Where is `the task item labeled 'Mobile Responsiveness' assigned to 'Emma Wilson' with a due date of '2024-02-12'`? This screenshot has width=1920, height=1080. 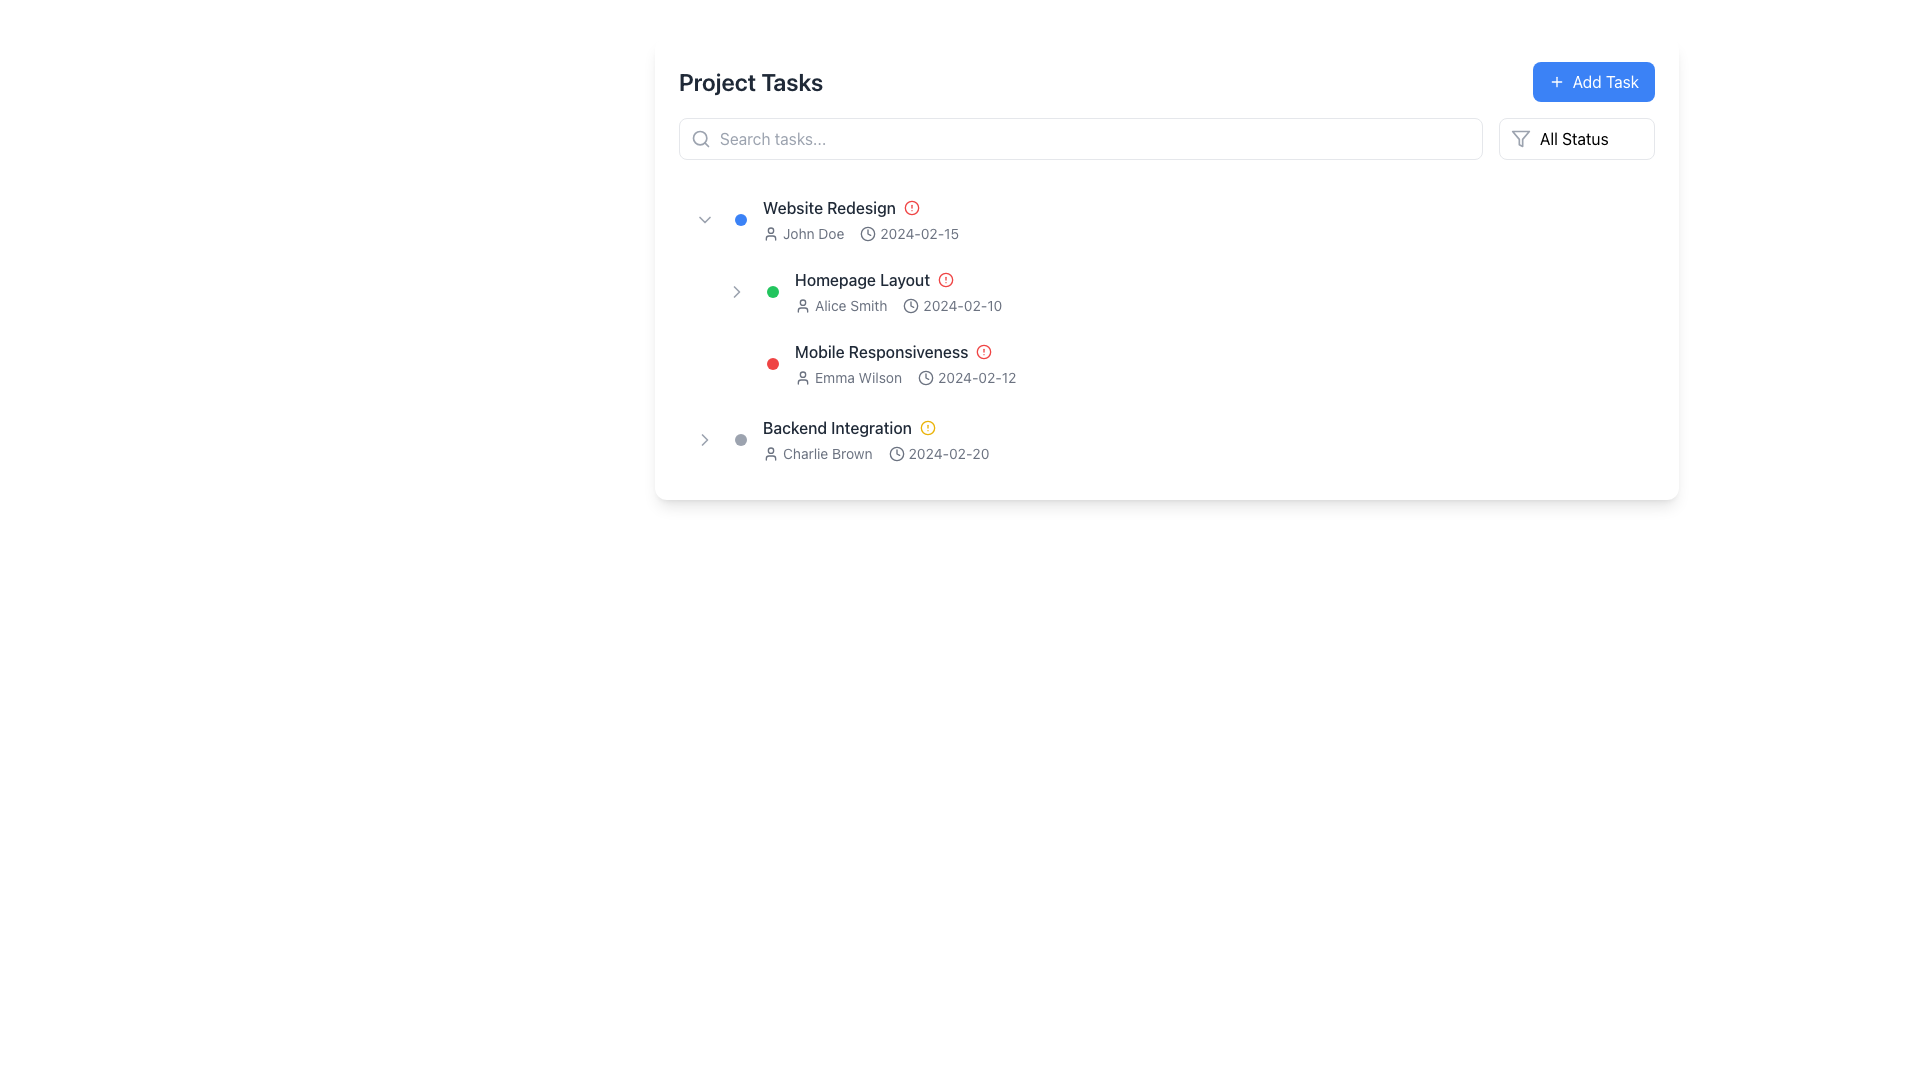 the task item labeled 'Mobile Responsiveness' assigned to 'Emma Wilson' with a due date of '2024-02-12' is located at coordinates (1166, 363).